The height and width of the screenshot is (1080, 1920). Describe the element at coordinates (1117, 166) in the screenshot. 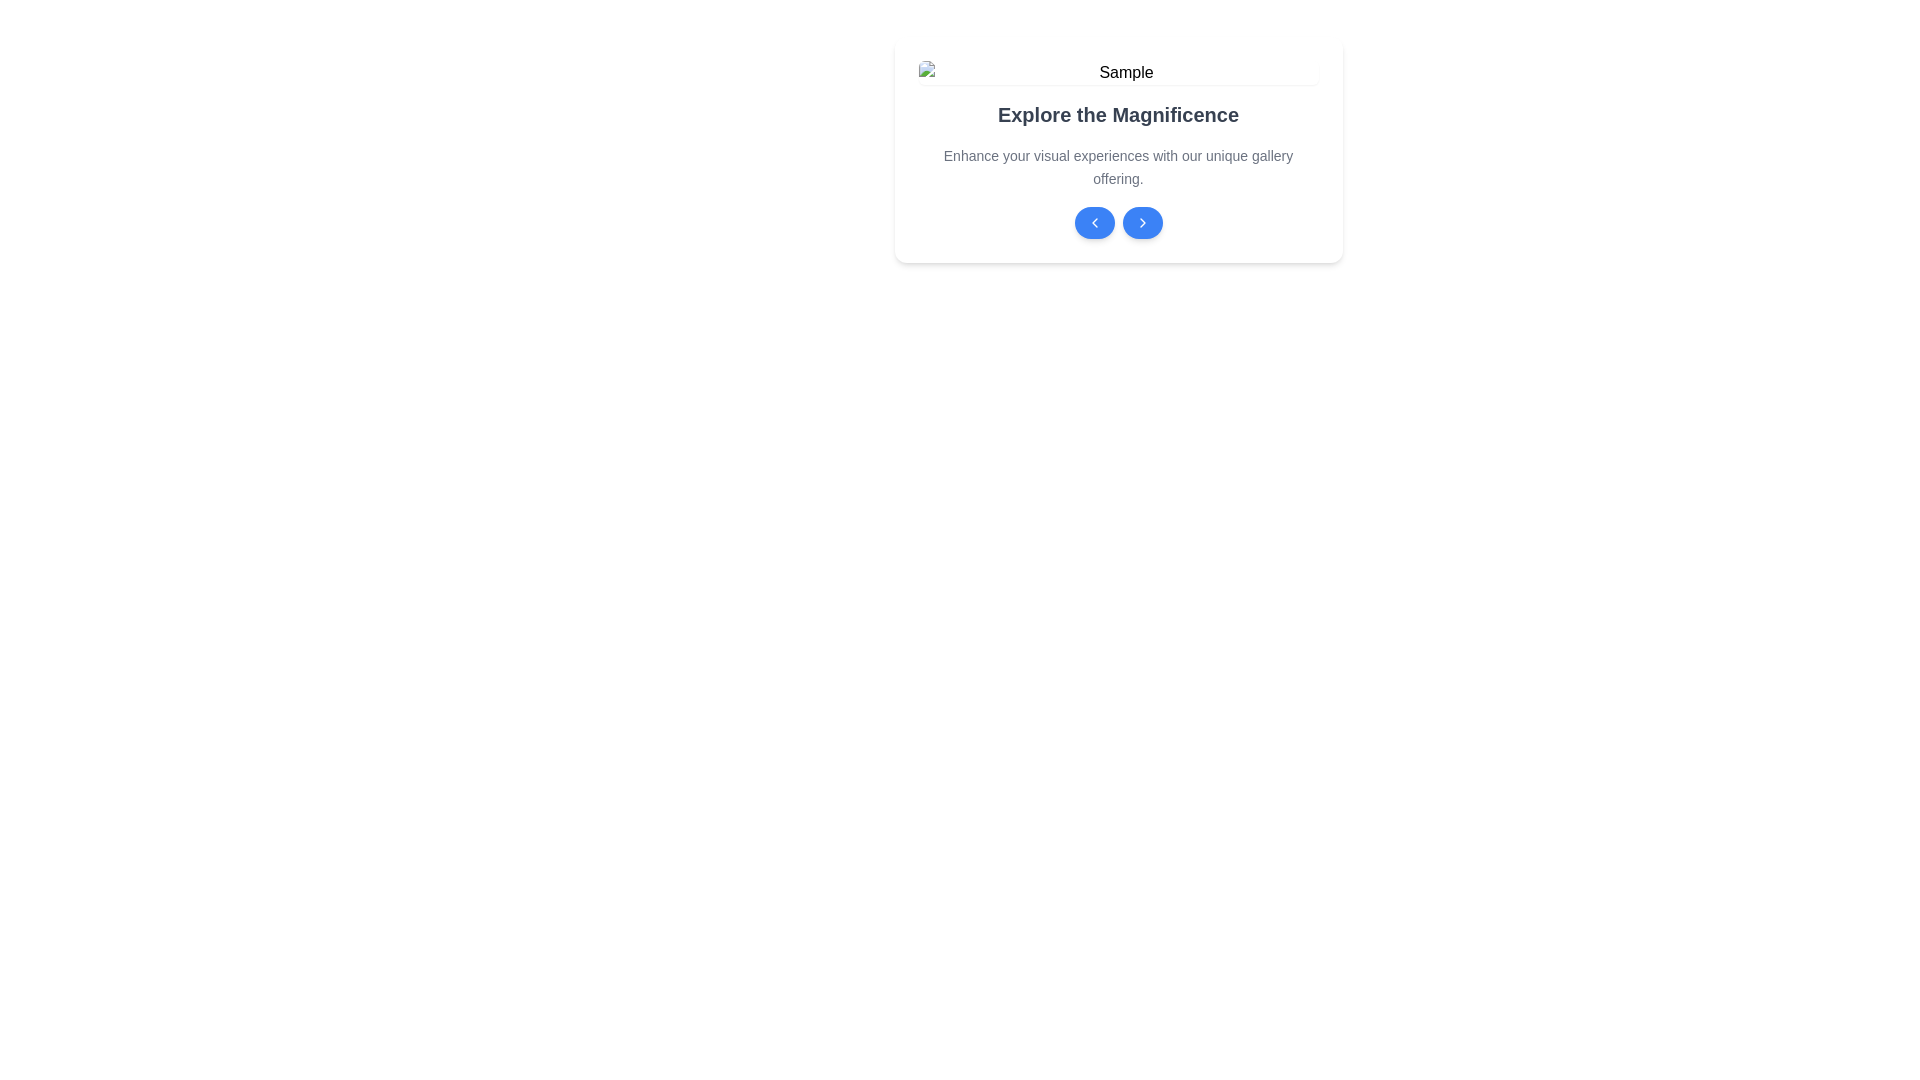

I see `the small text block that contains the sentence 'Enhance your visual experiences with our unique gallery offering.' positioned beneath the heading 'Explore the Magnificence.'` at that location.